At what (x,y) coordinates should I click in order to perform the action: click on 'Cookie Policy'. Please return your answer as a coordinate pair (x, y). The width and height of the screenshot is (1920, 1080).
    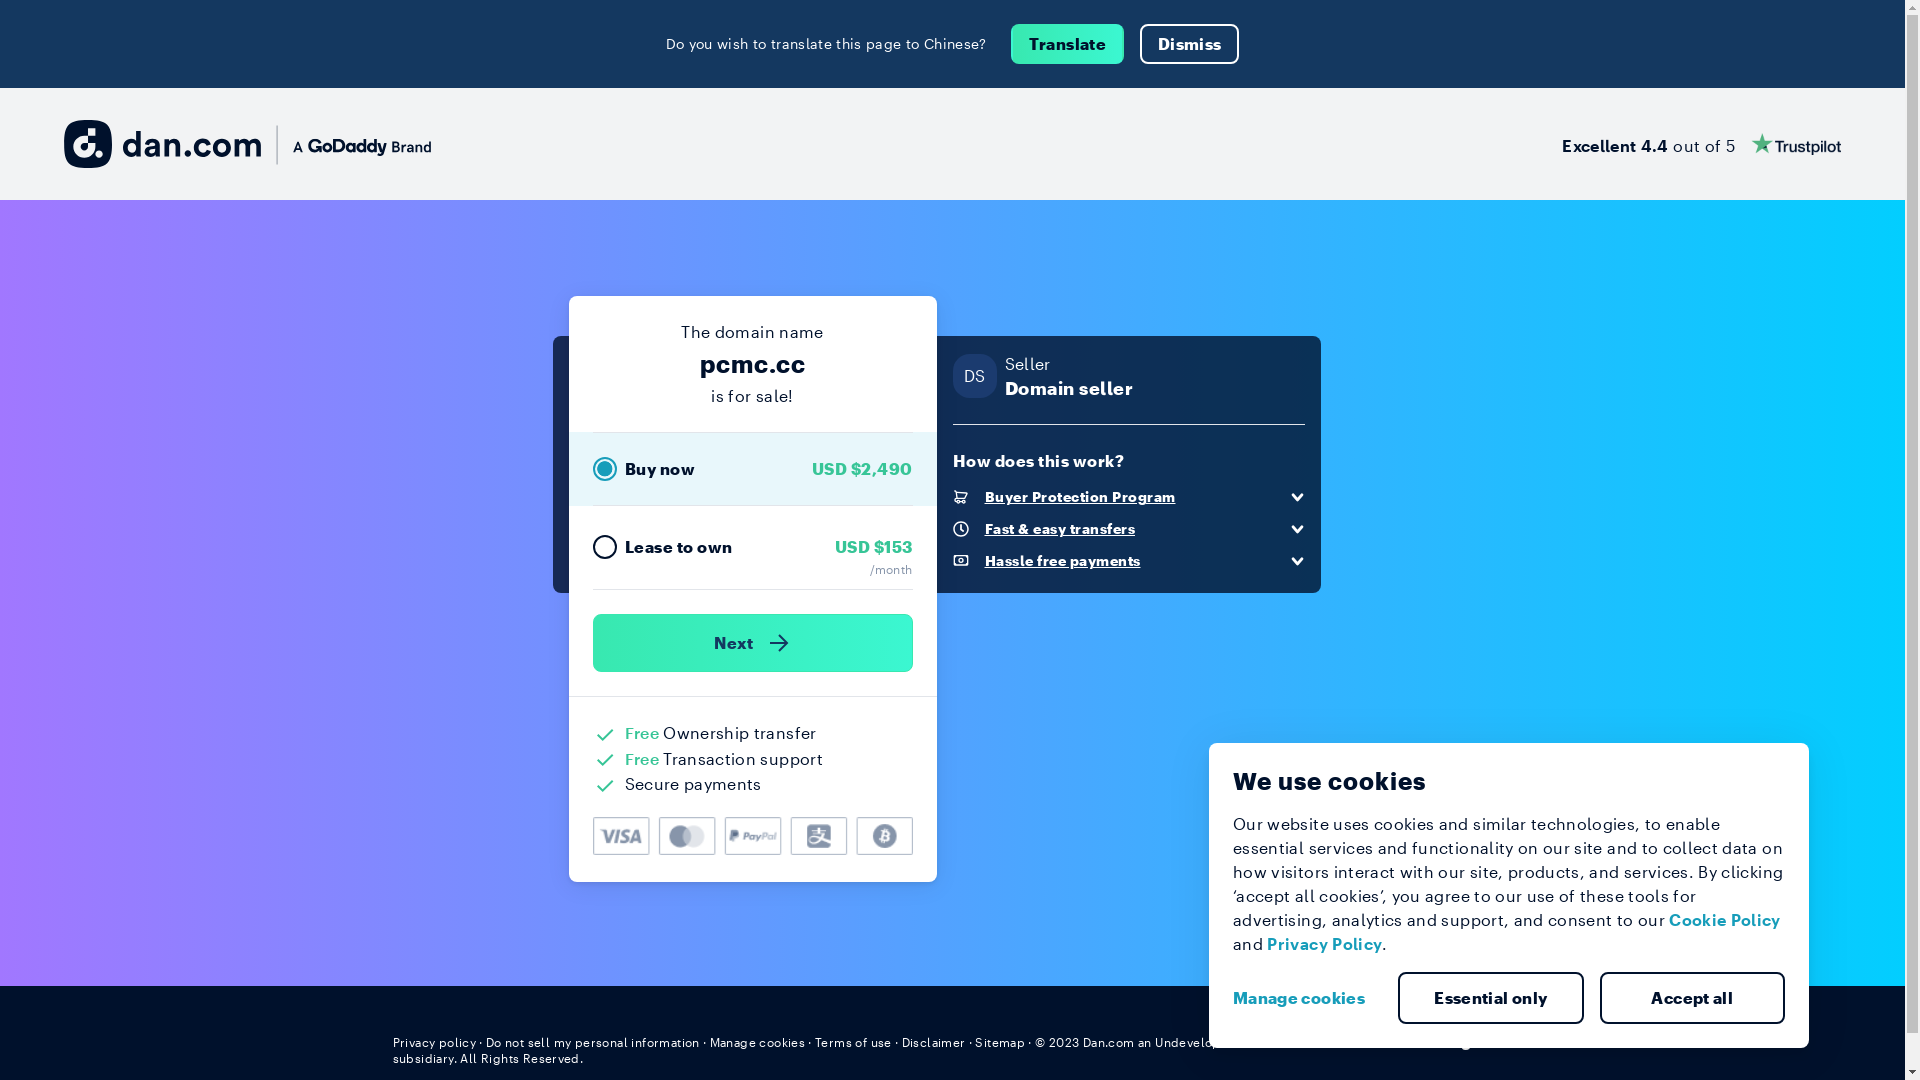
    Looking at the image, I should click on (1723, 919).